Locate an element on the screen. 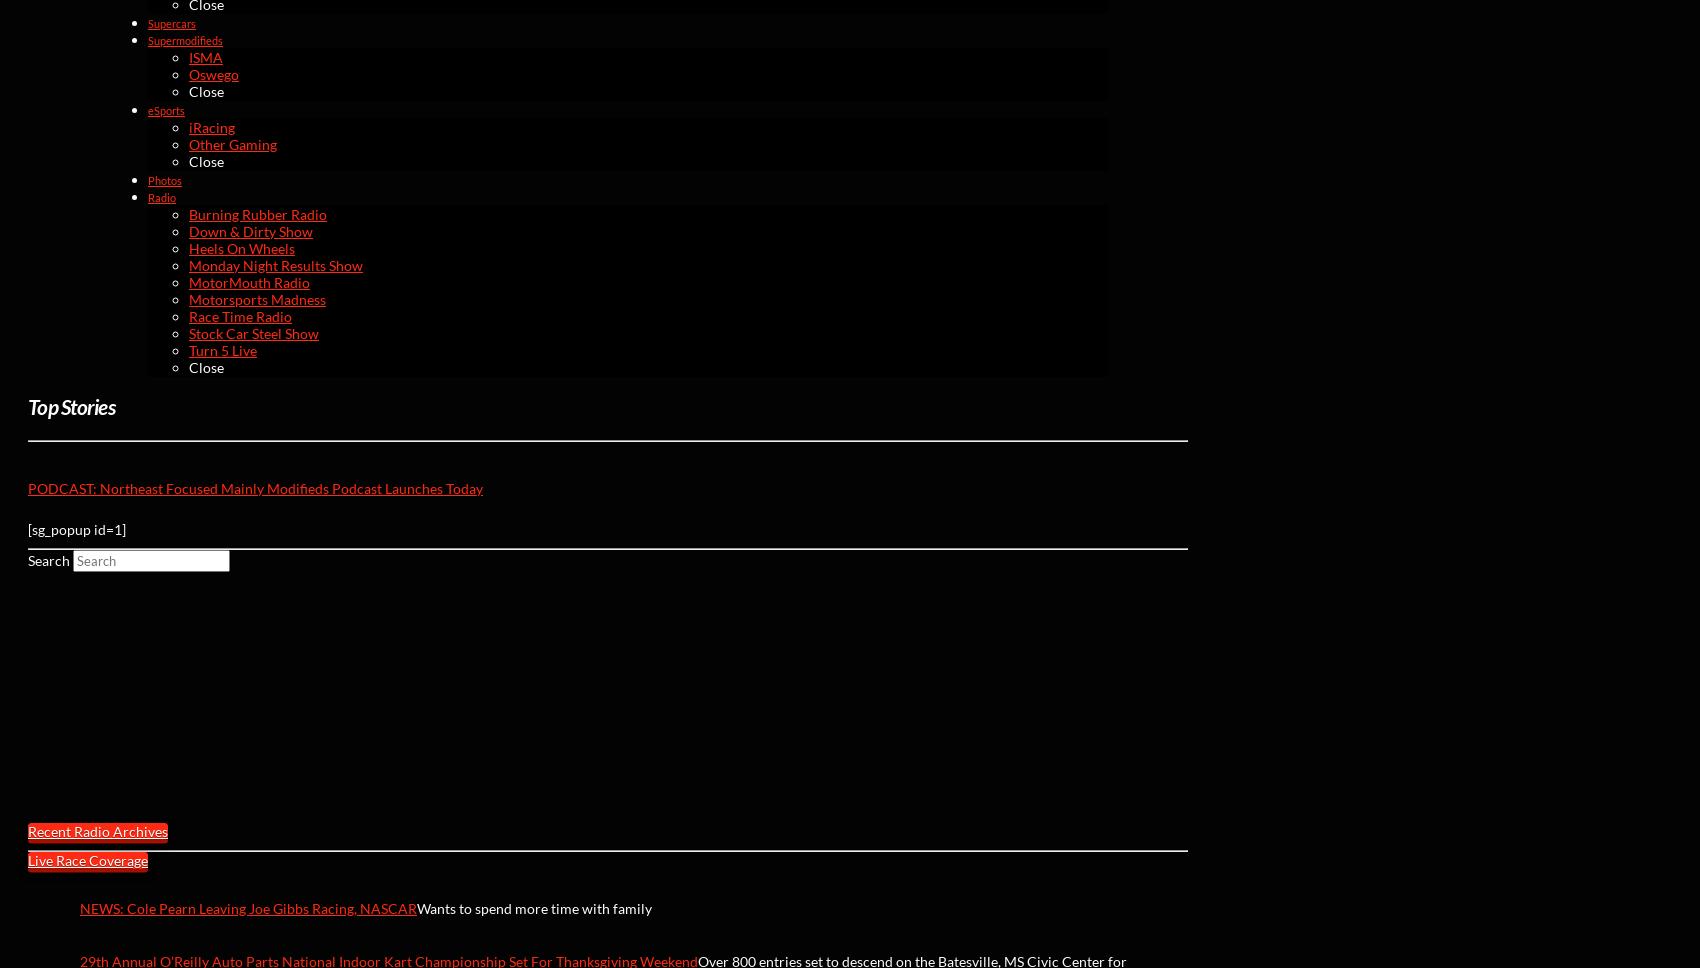 Image resolution: width=1700 pixels, height=968 pixels. 'PODCAST: Northeast Focused Mainly Modifieds Podcast Launches Today' is located at coordinates (255, 487).